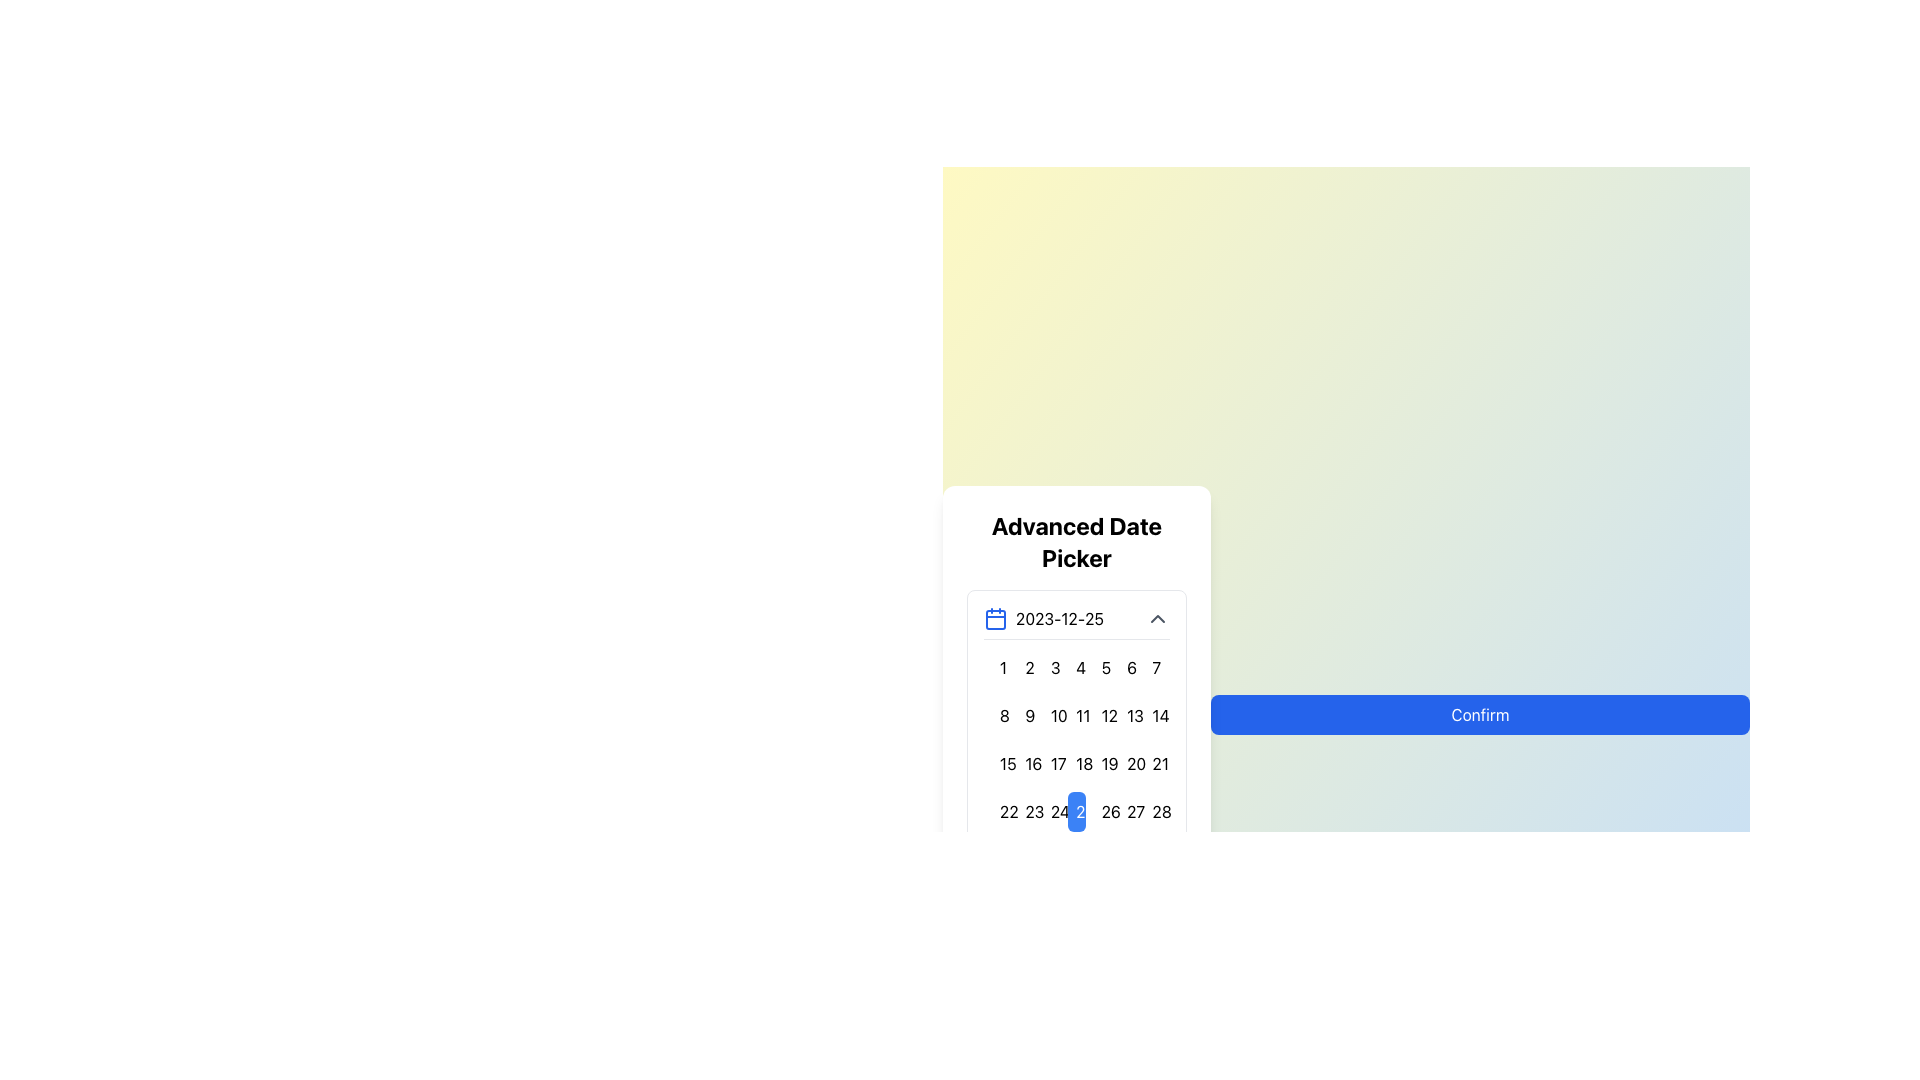 The image size is (1920, 1080). Describe the element at coordinates (996, 616) in the screenshot. I see `the calendar icon in the date-picker component, which is located adjacent to the date '2023-12-25'` at that location.